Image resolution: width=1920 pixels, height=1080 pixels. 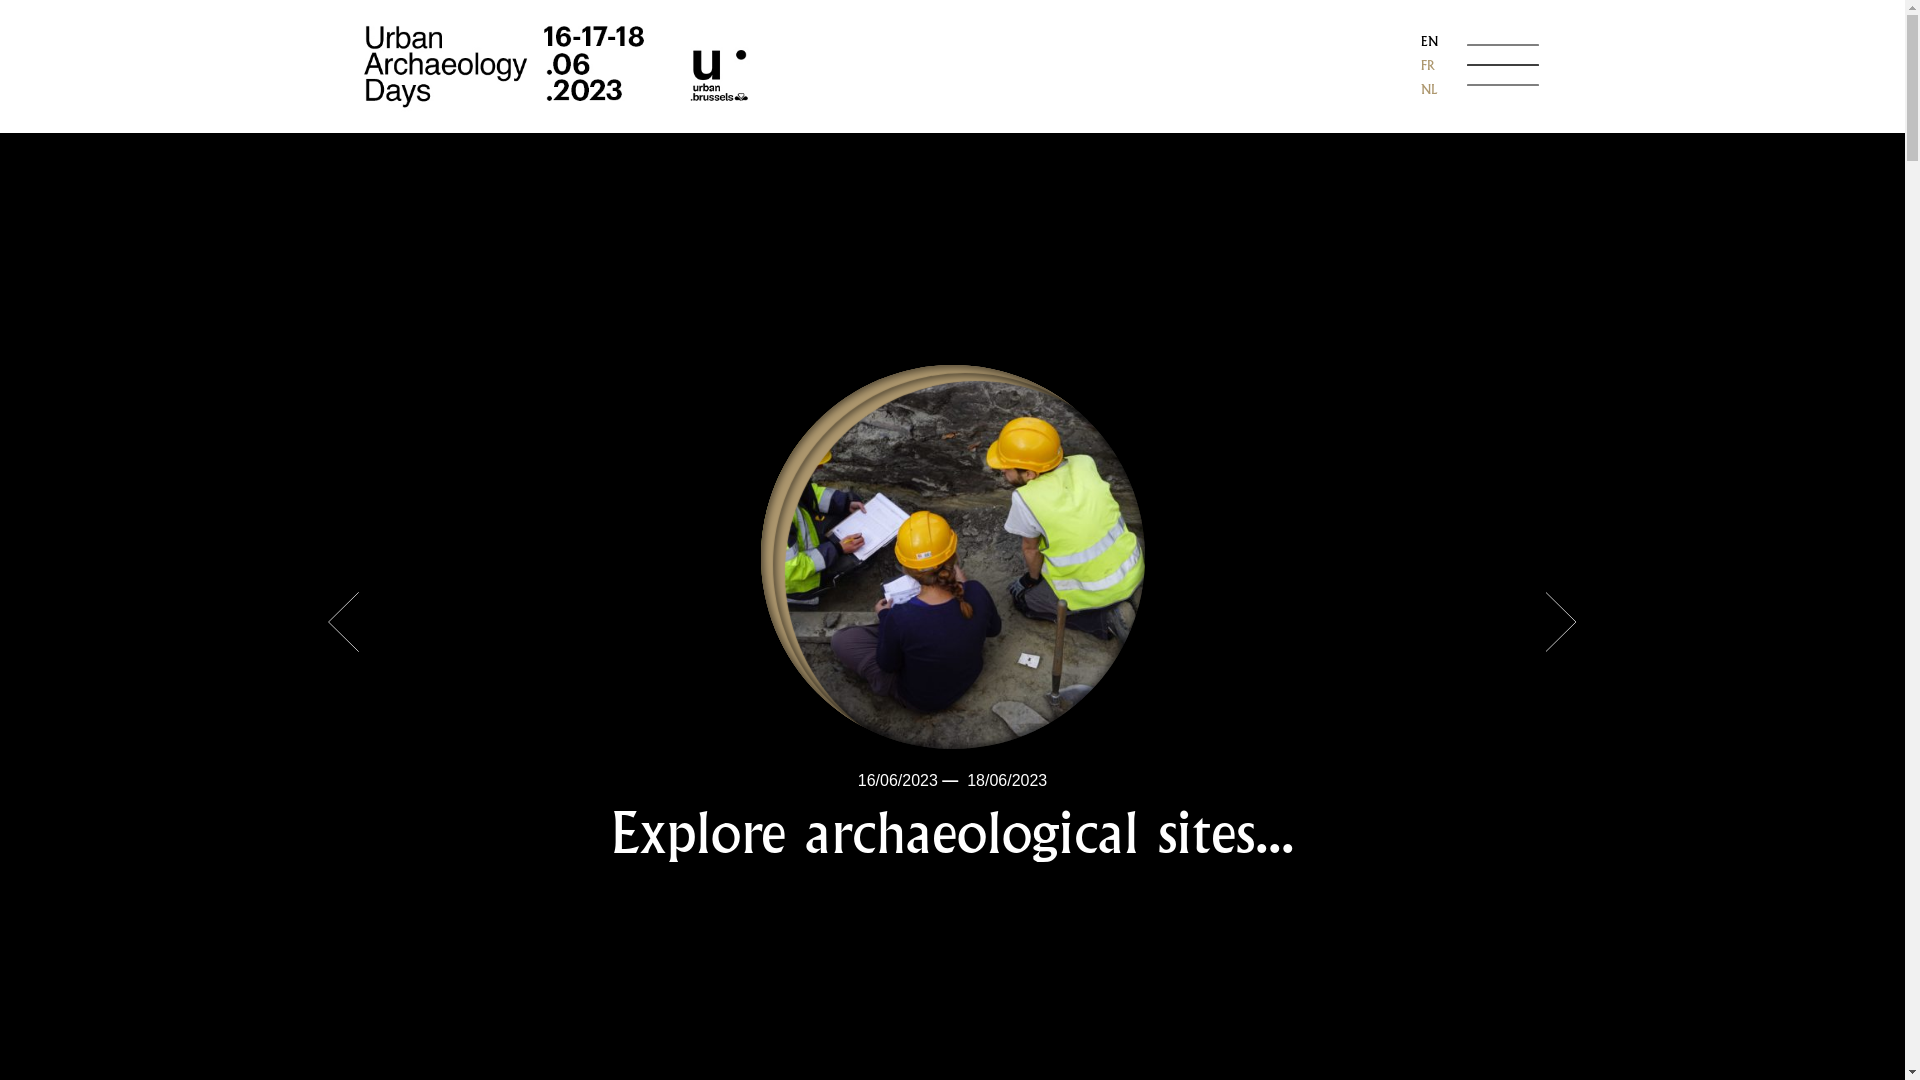 I want to click on 'NL', so click(x=1427, y=91).